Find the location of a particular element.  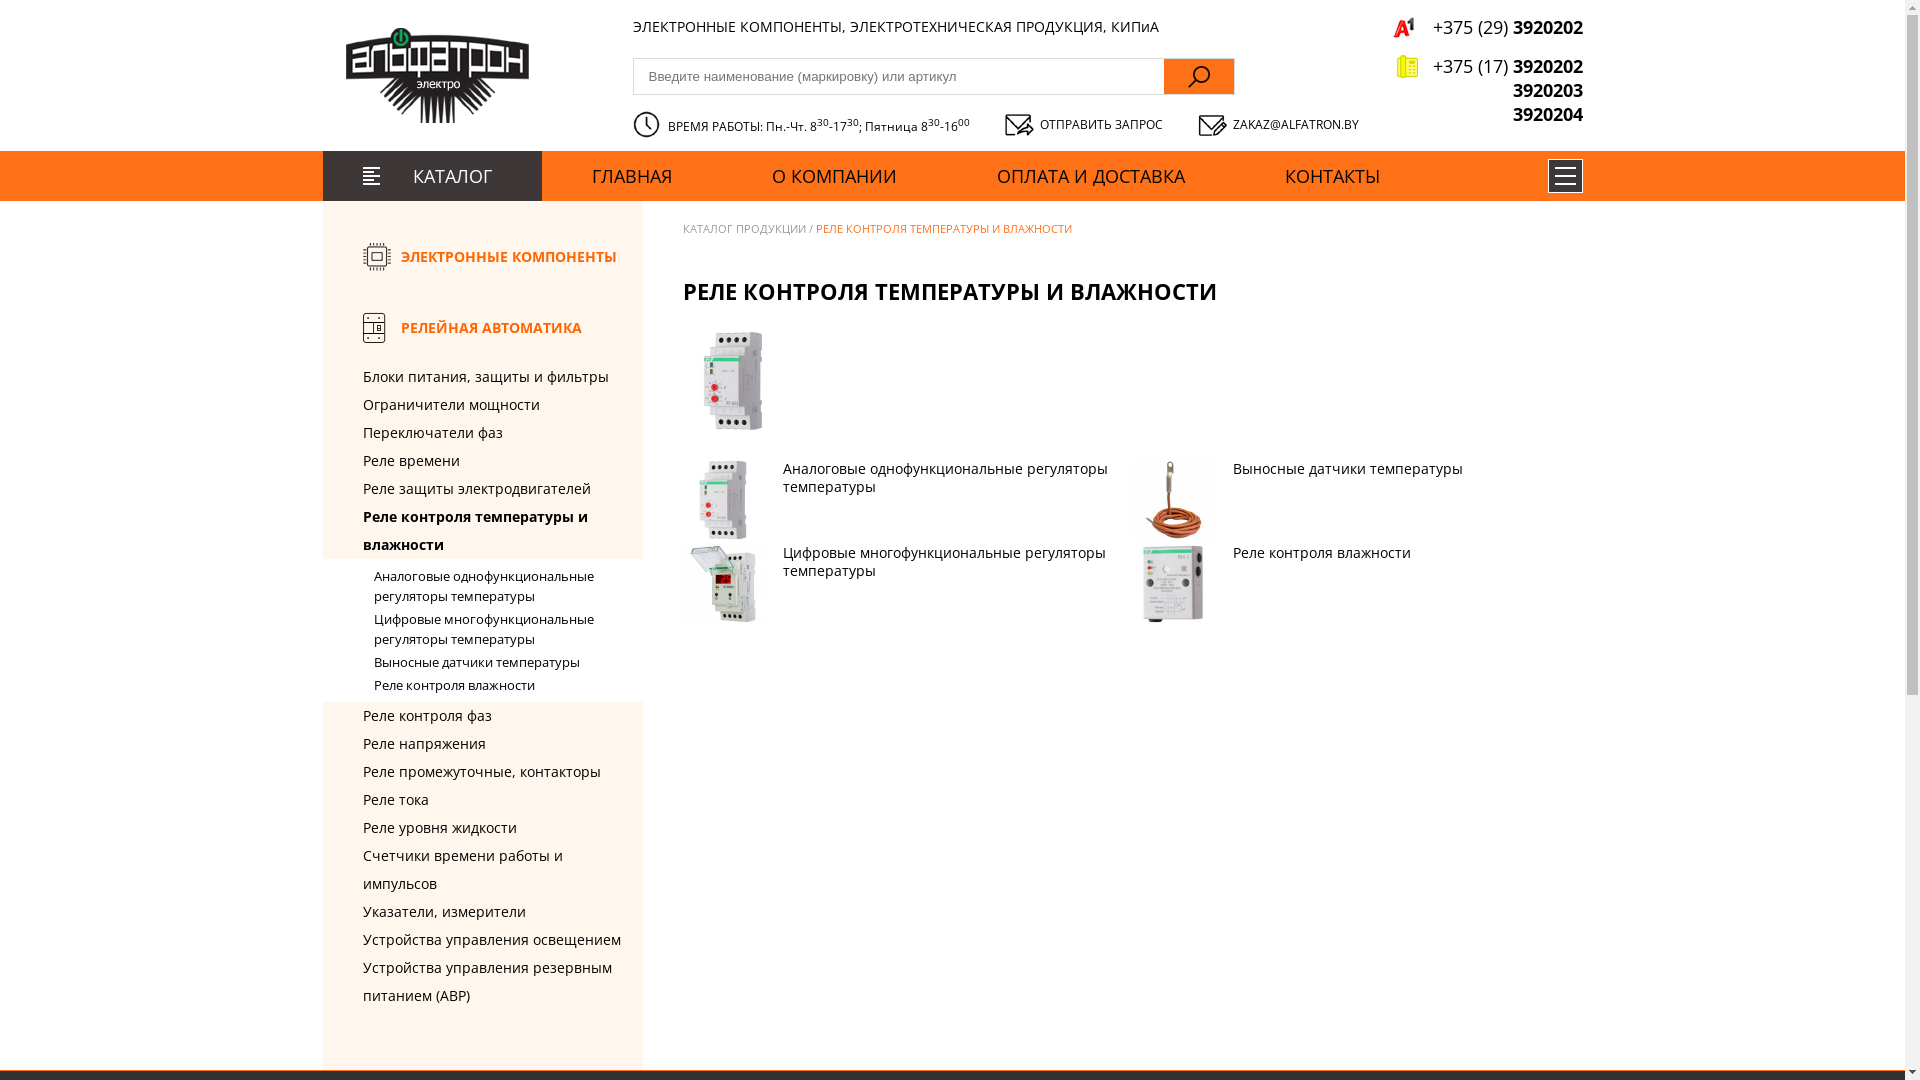

'ZAKAZ@ALFATRON.BY' is located at coordinates (1277, 124).